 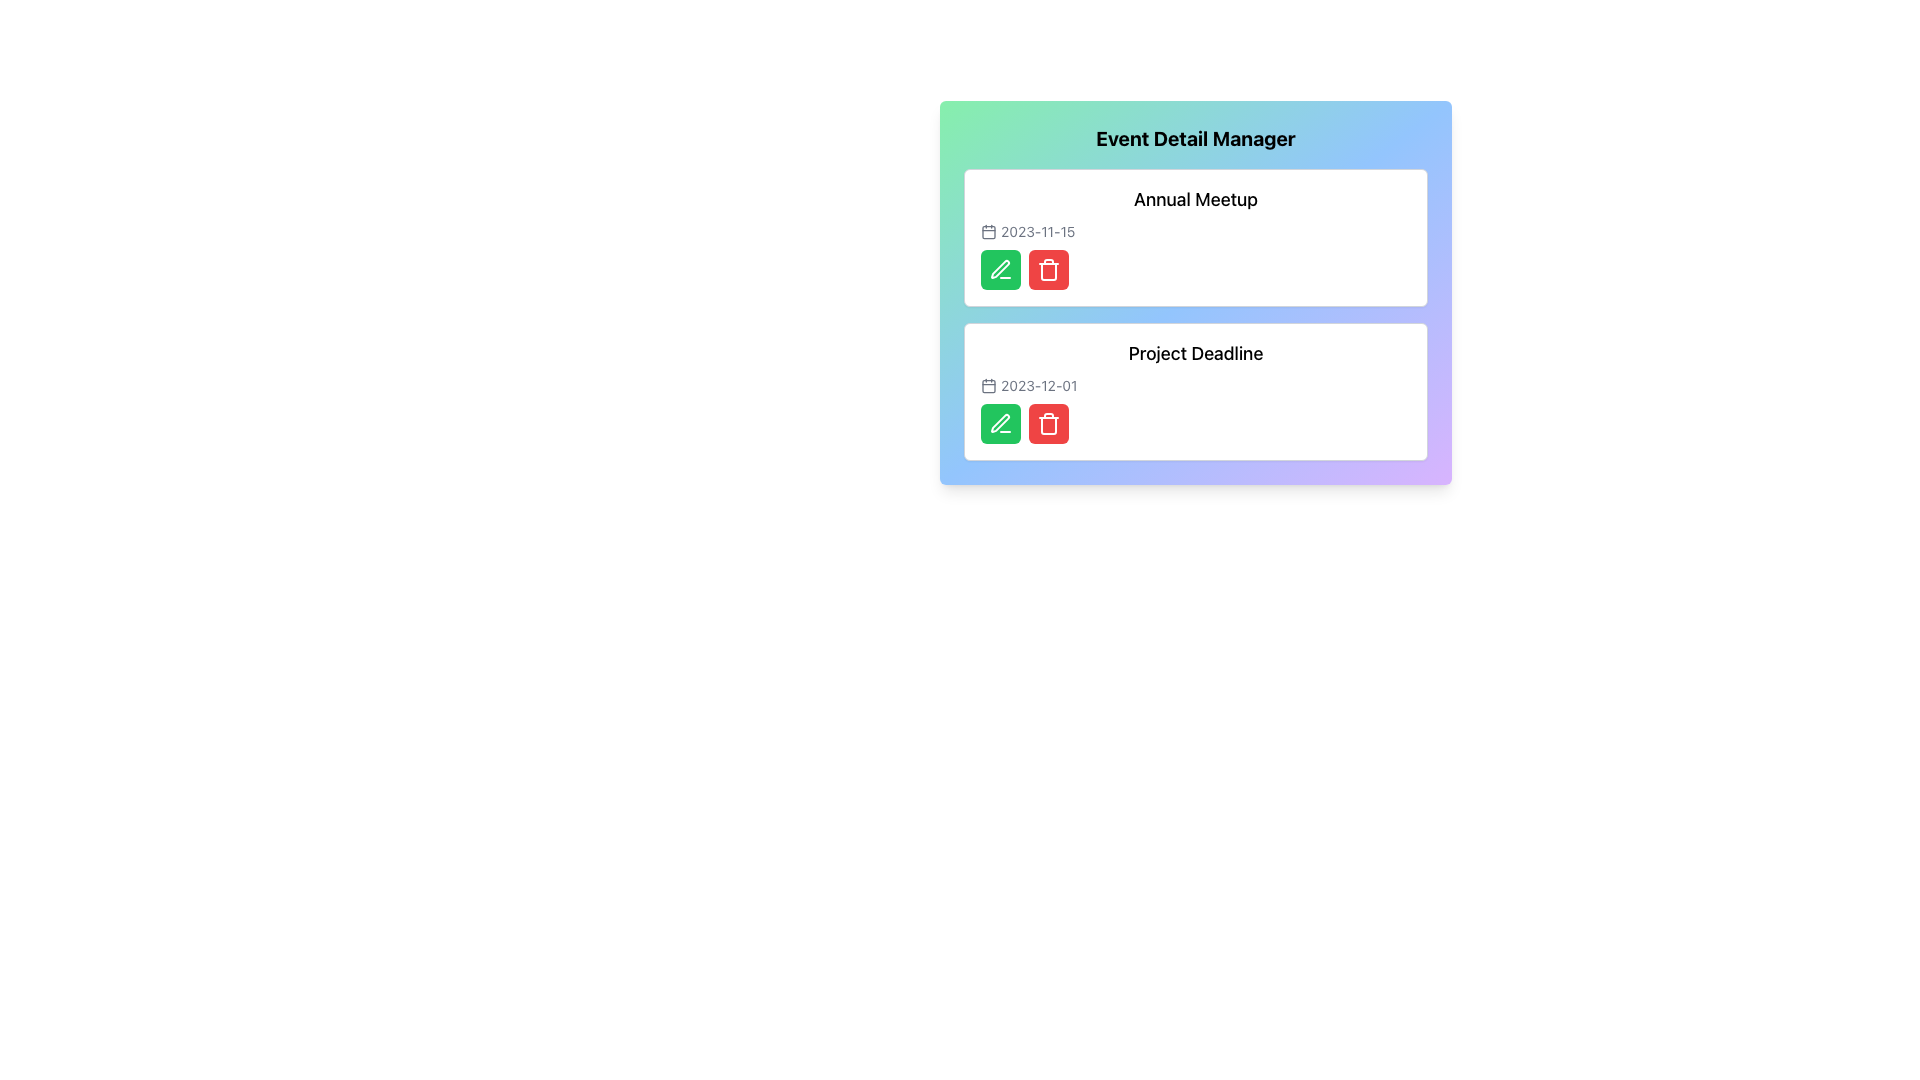 What do you see at coordinates (988, 385) in the screenshot?
I see `the small calendar icon with a minimalist design located to the left of the date text '2023-12-01'` at bounding box center [988, 385].